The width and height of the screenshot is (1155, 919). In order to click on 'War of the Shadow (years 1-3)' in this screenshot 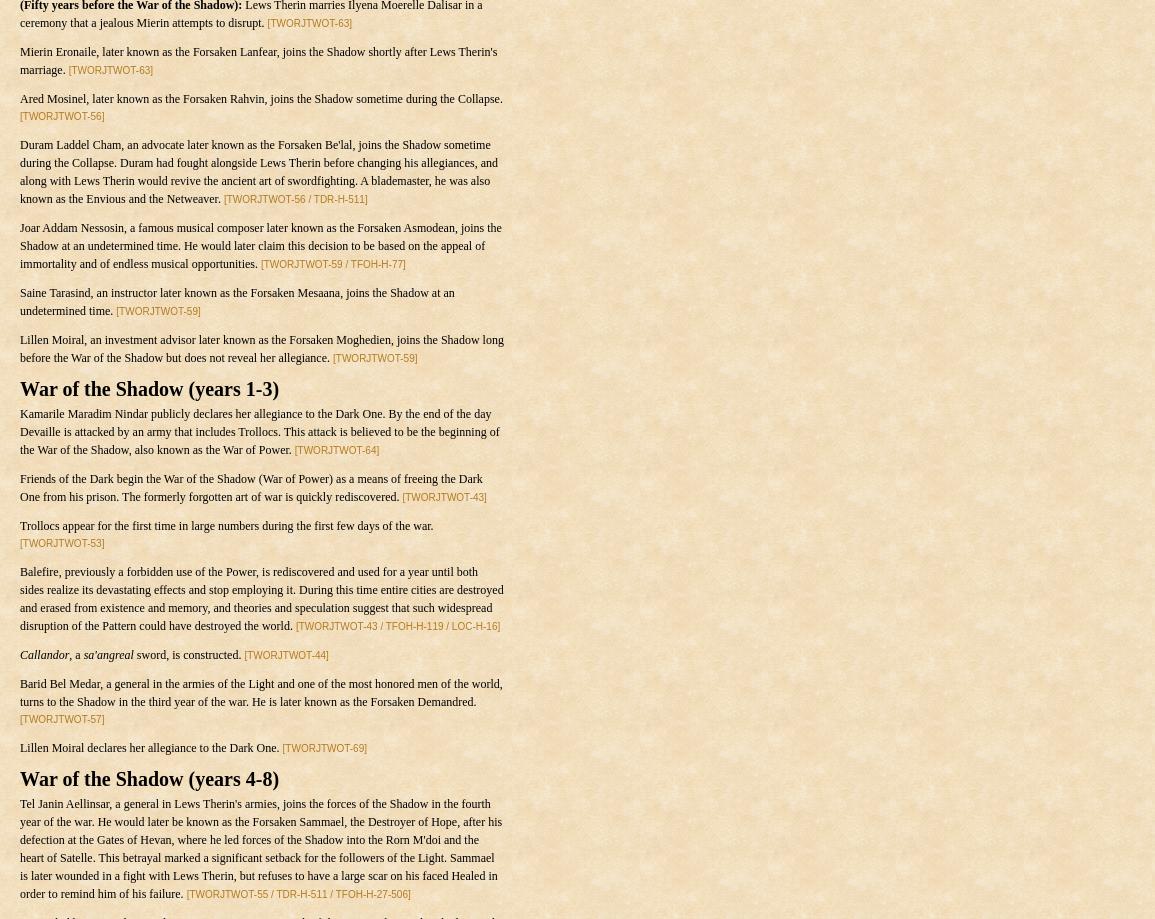, I will do `click(149, 389)`.